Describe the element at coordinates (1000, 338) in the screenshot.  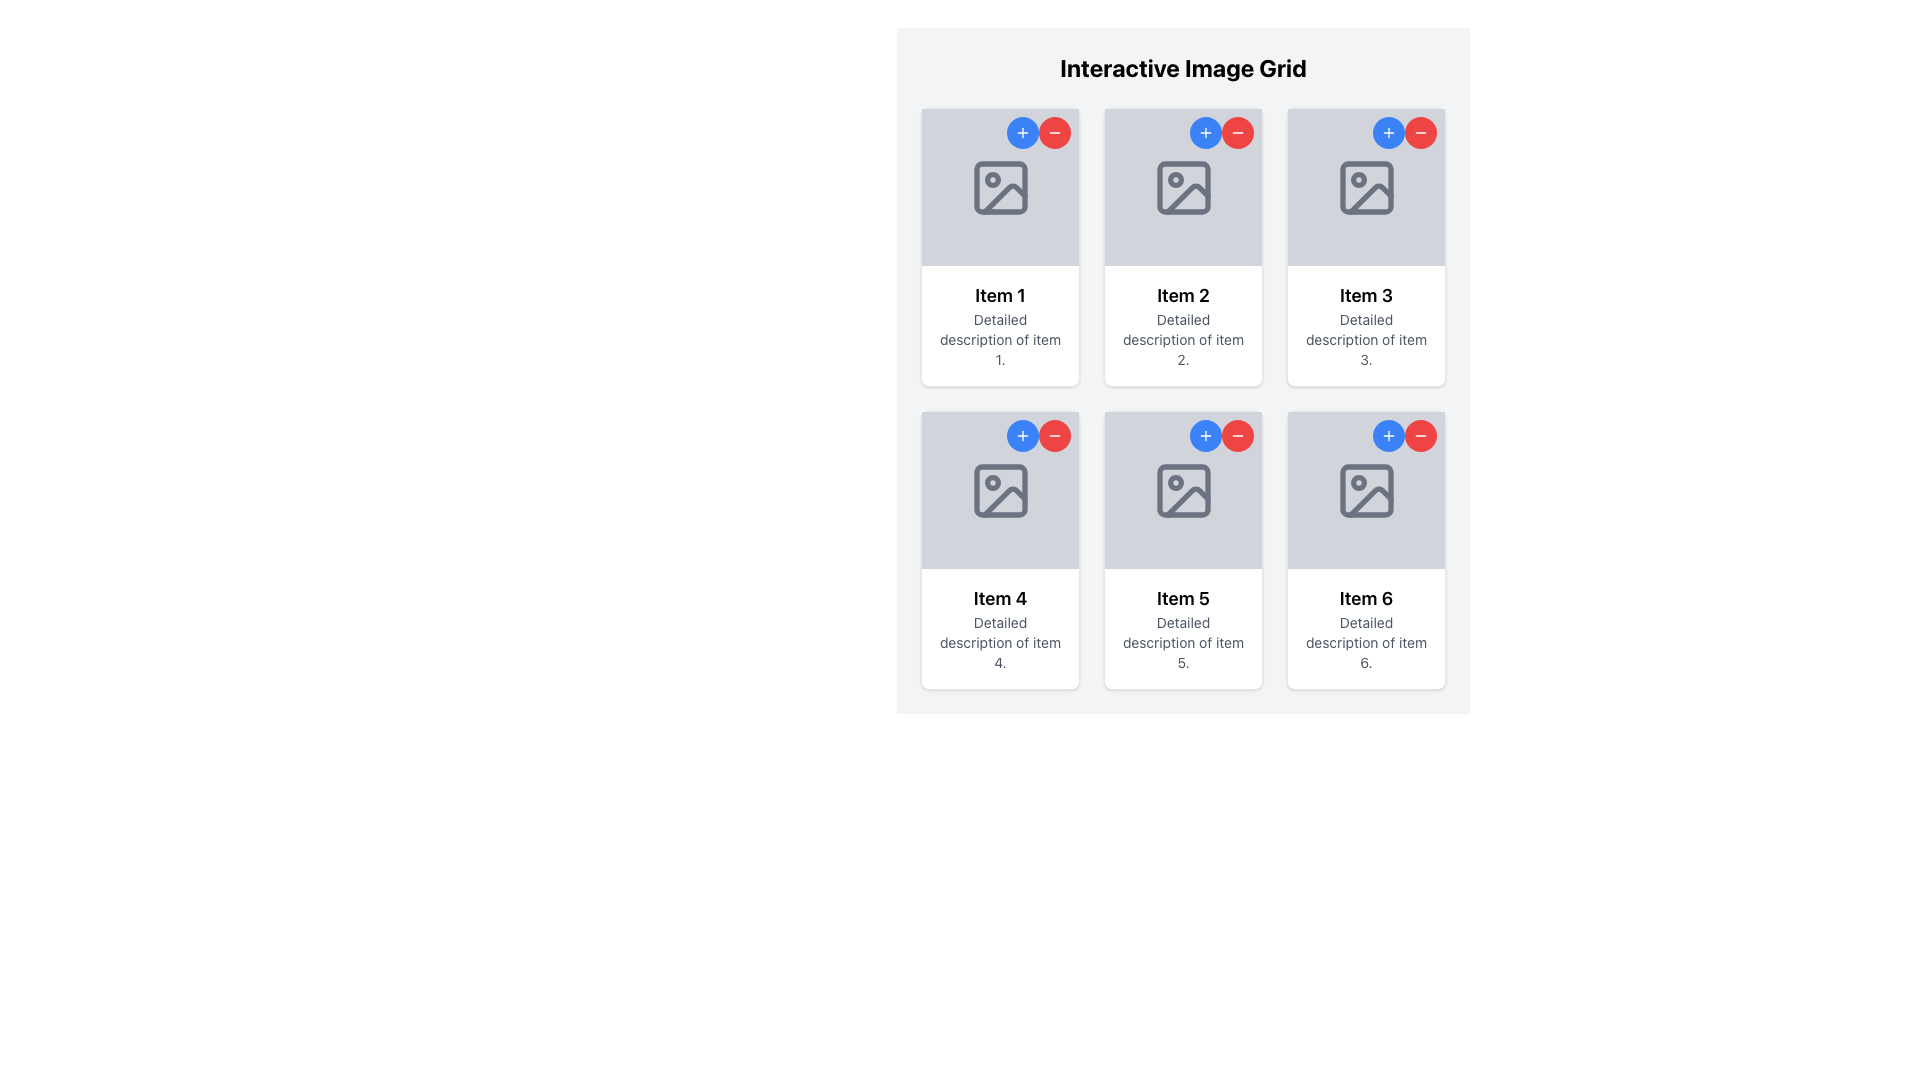
I see `the descriptive text element located under the title 'Item 1' in the first card of a 3x2 grid` at that location.